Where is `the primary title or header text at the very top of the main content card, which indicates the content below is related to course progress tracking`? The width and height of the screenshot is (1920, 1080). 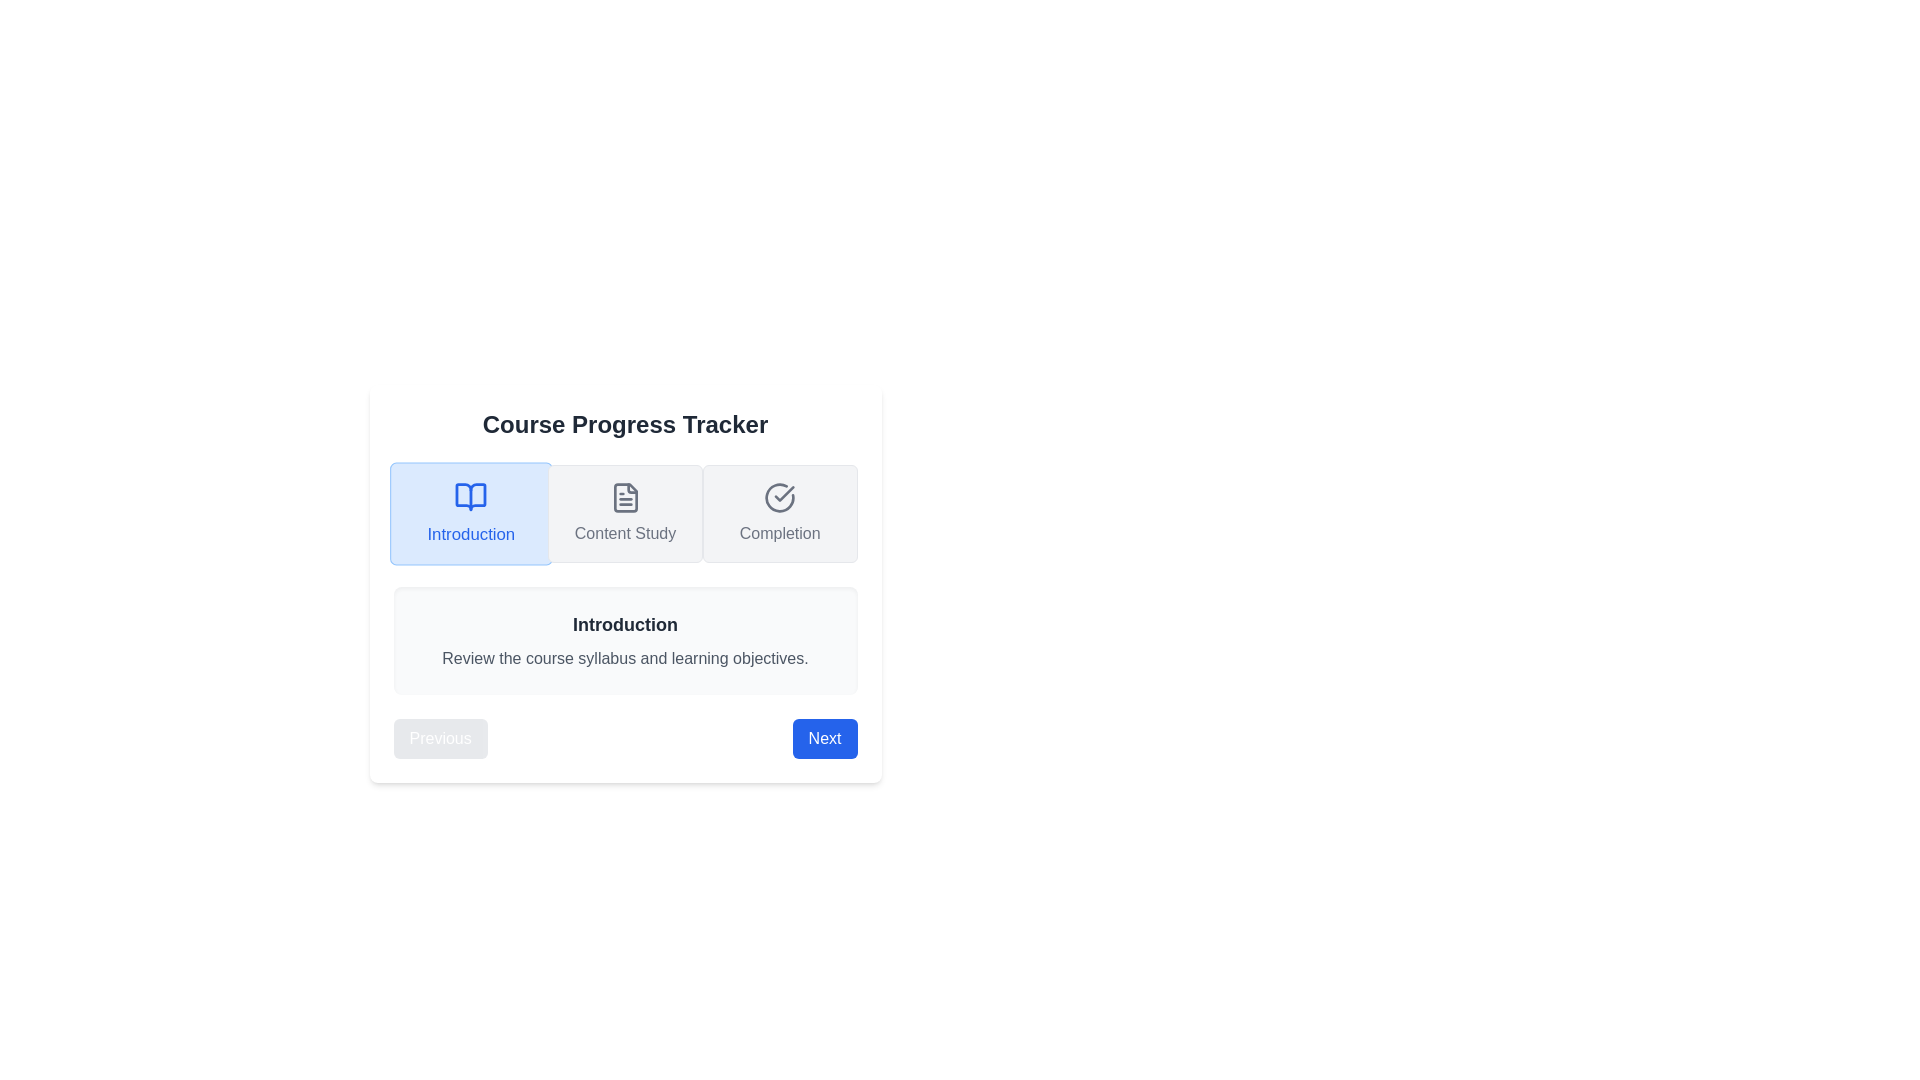 the primary title or header text at the very top of the main content card, which indicates the content below is related to course progress tracking is located at coordinates (624, 423).